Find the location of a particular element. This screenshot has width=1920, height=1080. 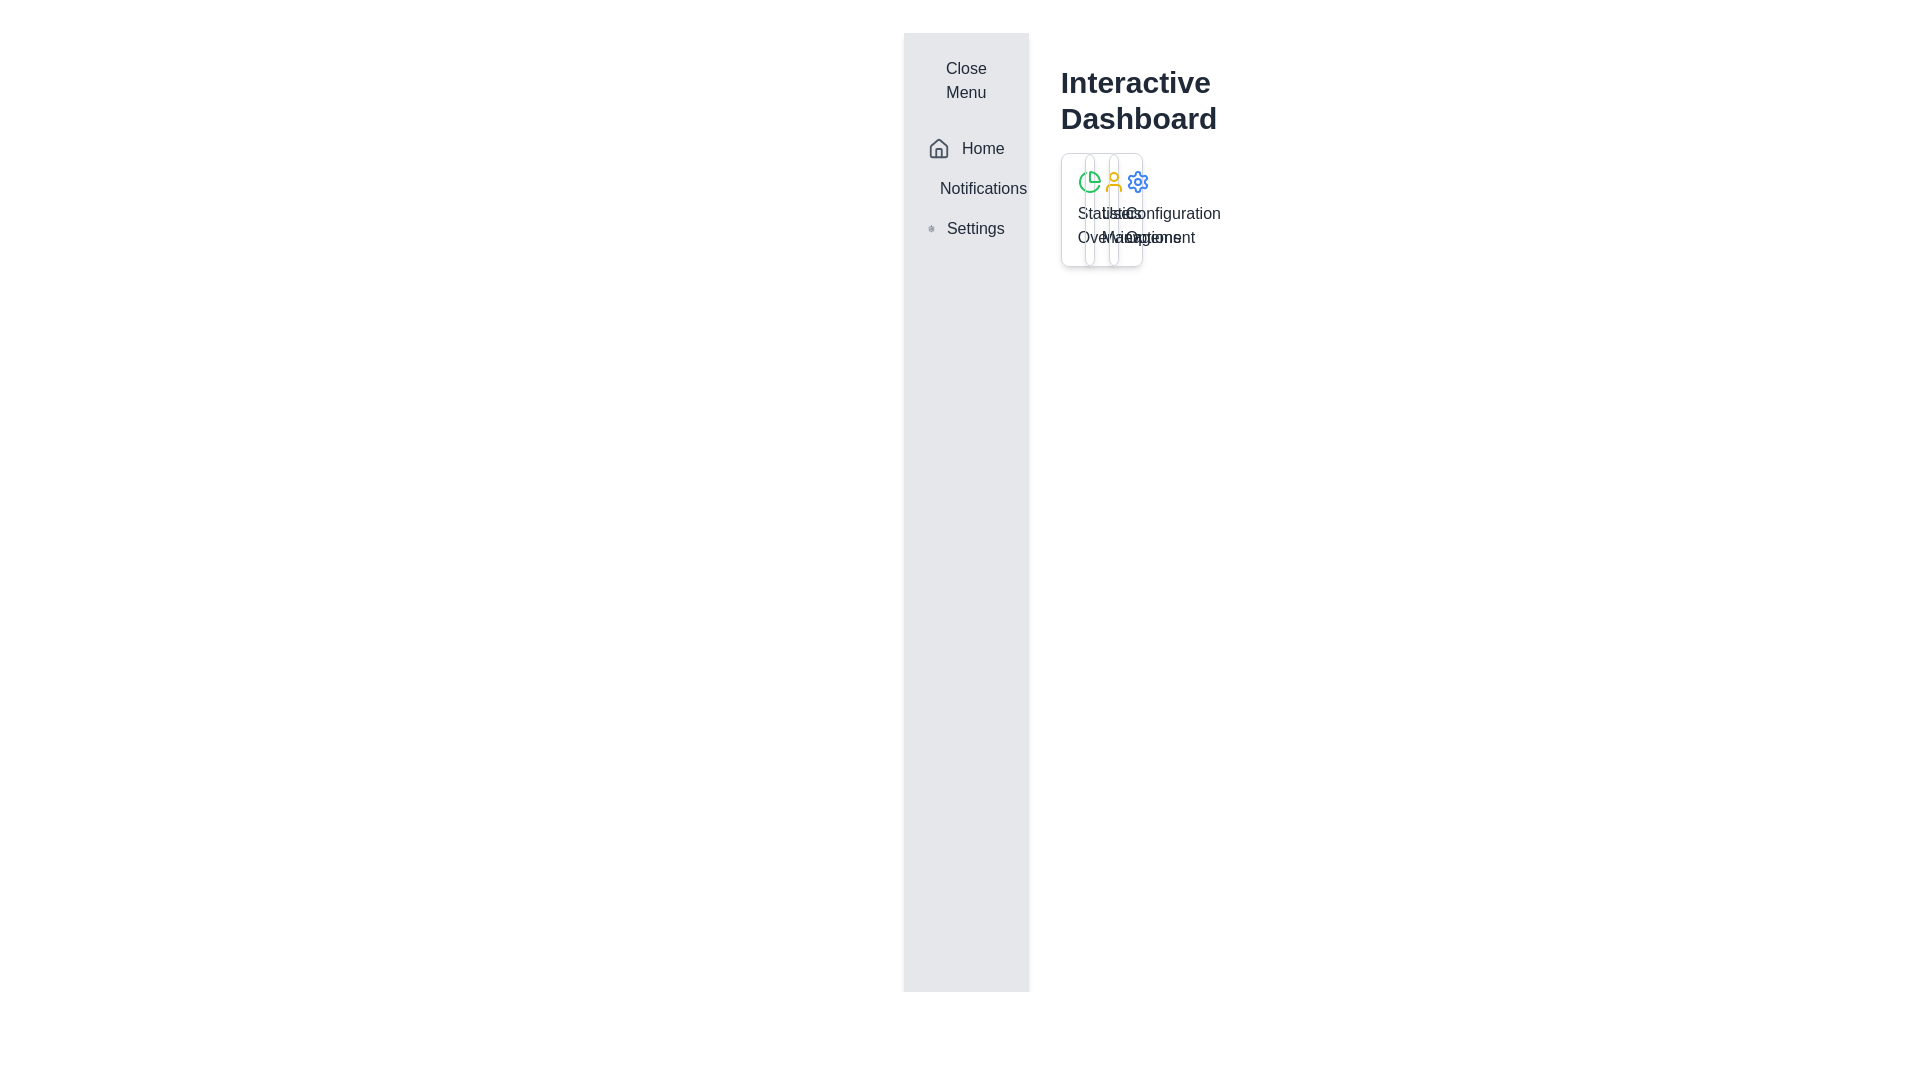

the user icon located at the top-right section of the 'User Management' card for visual feedback is located at coordinates (1112, 181).